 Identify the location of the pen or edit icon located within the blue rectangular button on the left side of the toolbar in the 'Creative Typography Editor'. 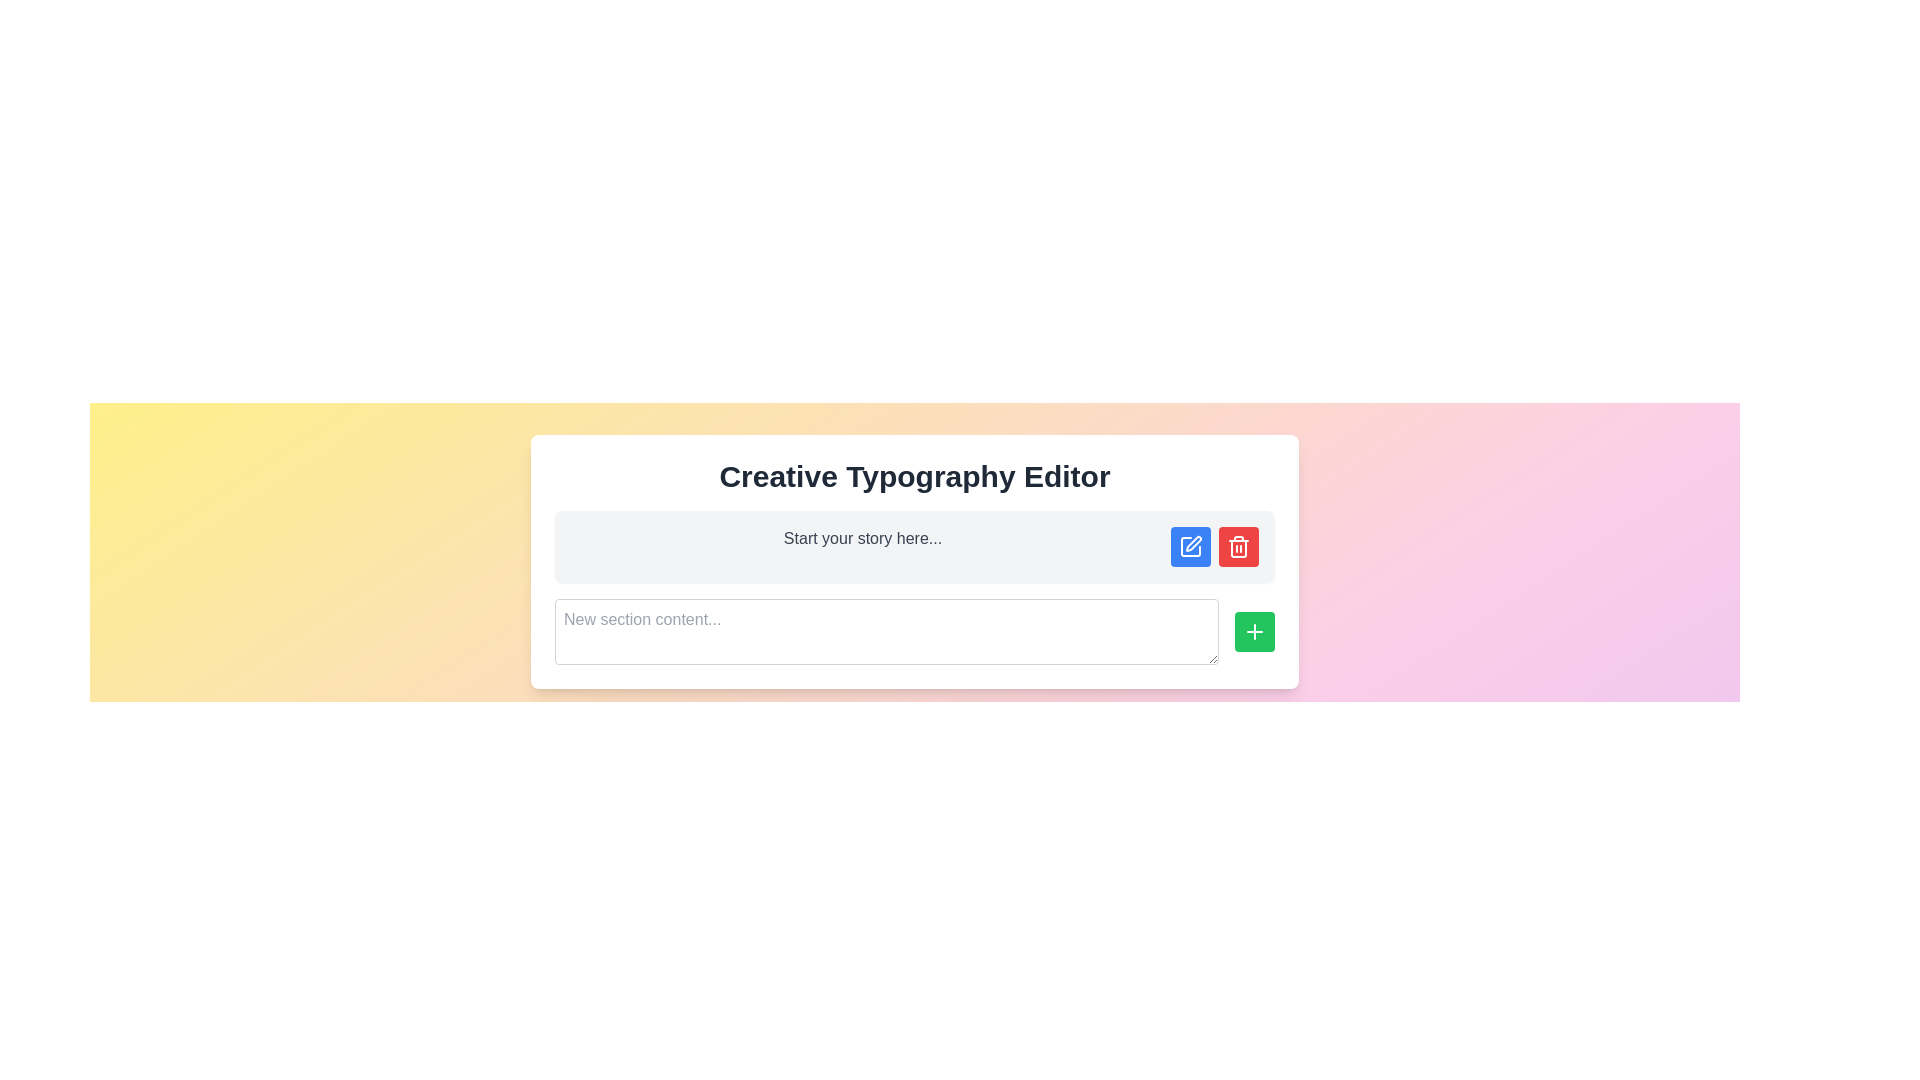
(1190, 547).